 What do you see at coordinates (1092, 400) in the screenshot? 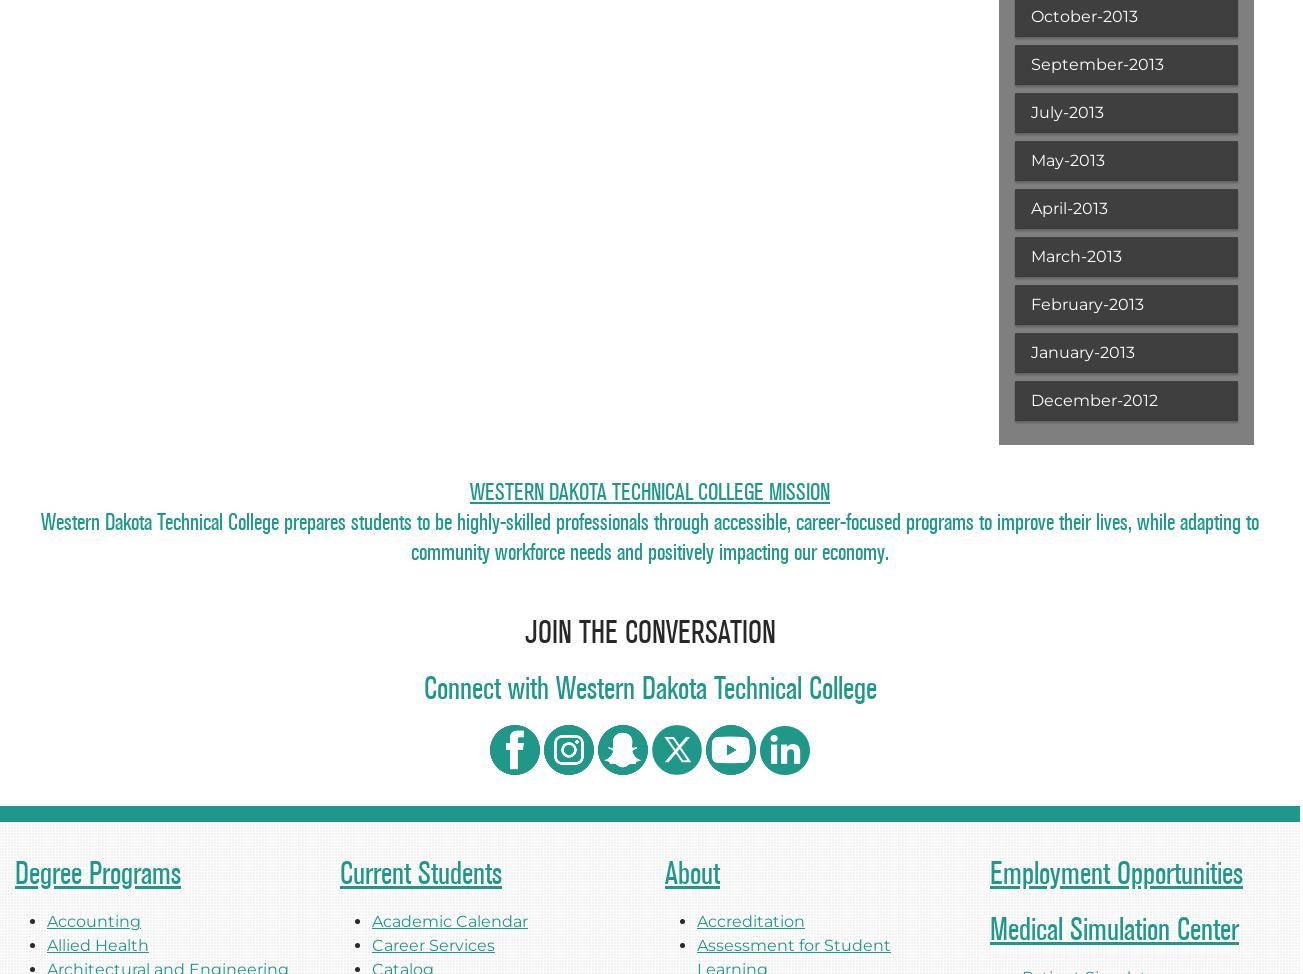
I see `'December-2012'` at bounding box center [1092, 400].